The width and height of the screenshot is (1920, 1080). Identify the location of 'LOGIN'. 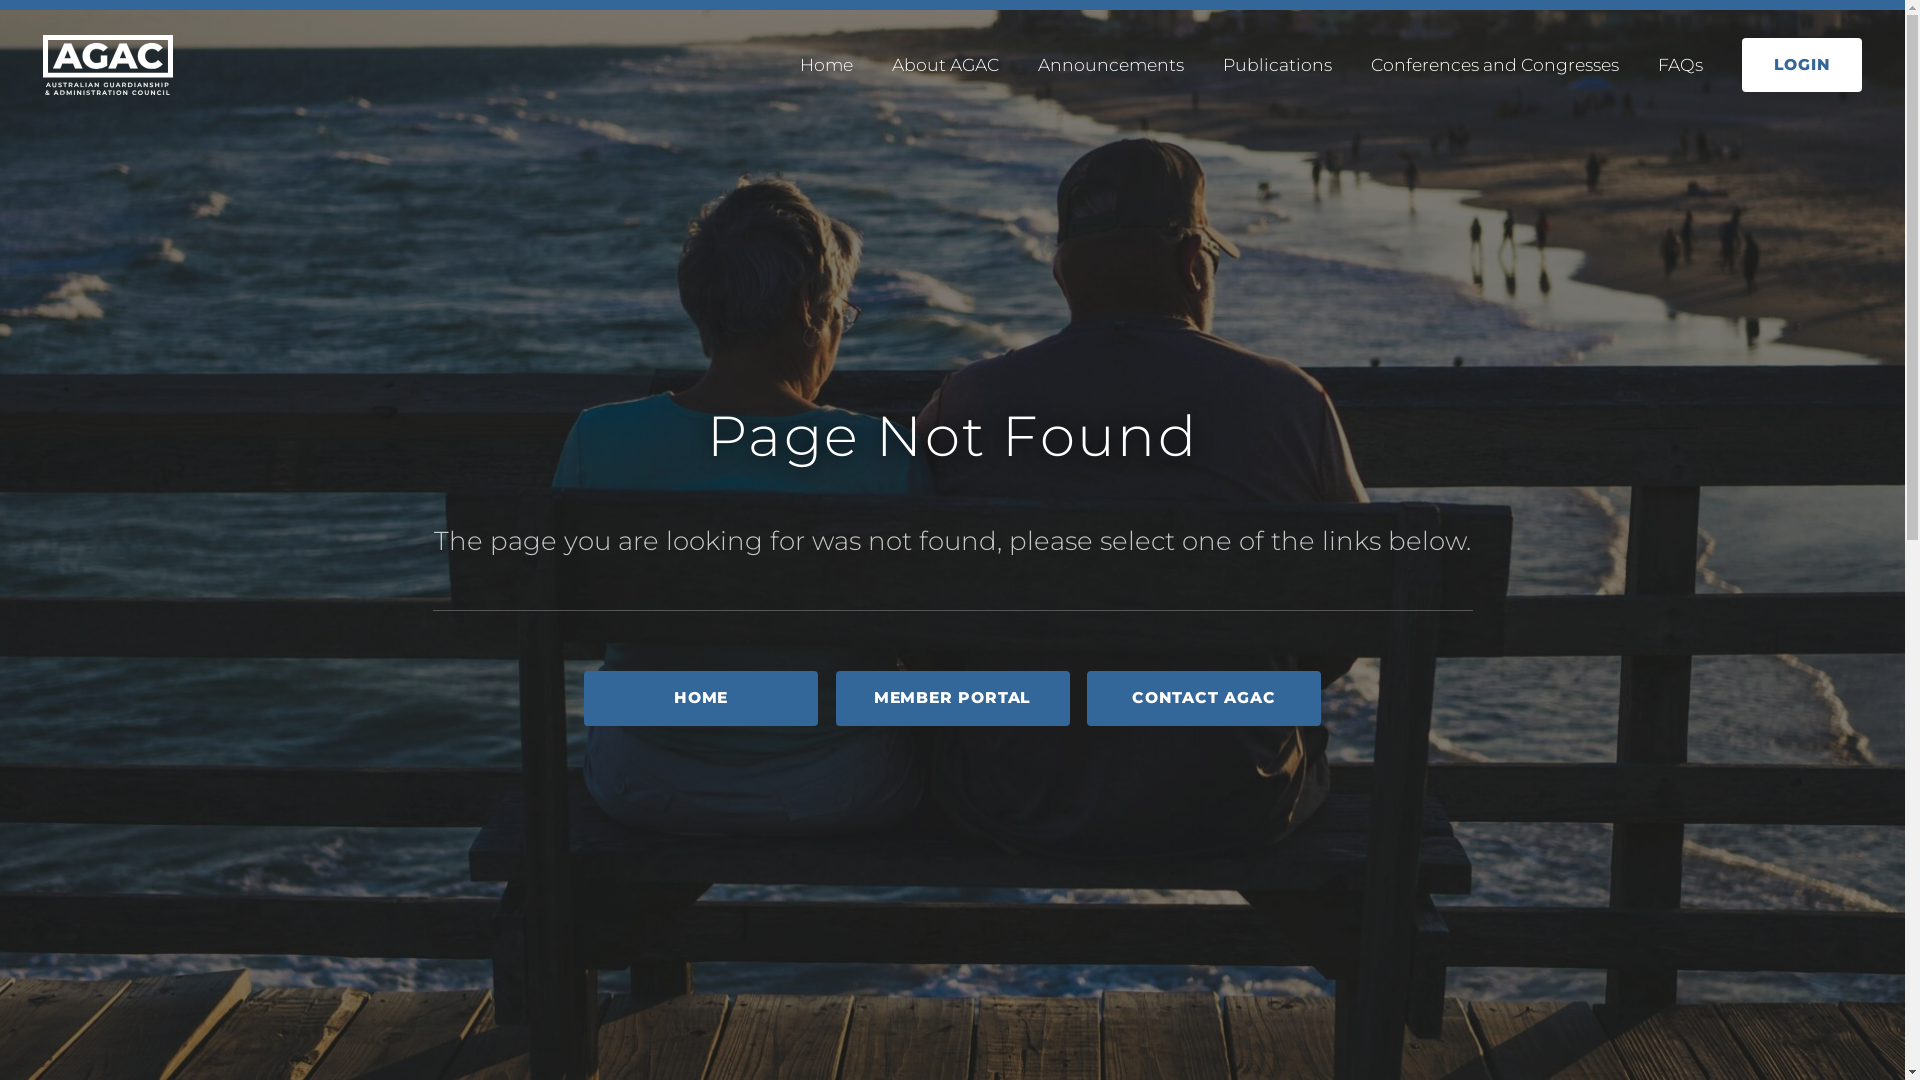
(1741, 64).